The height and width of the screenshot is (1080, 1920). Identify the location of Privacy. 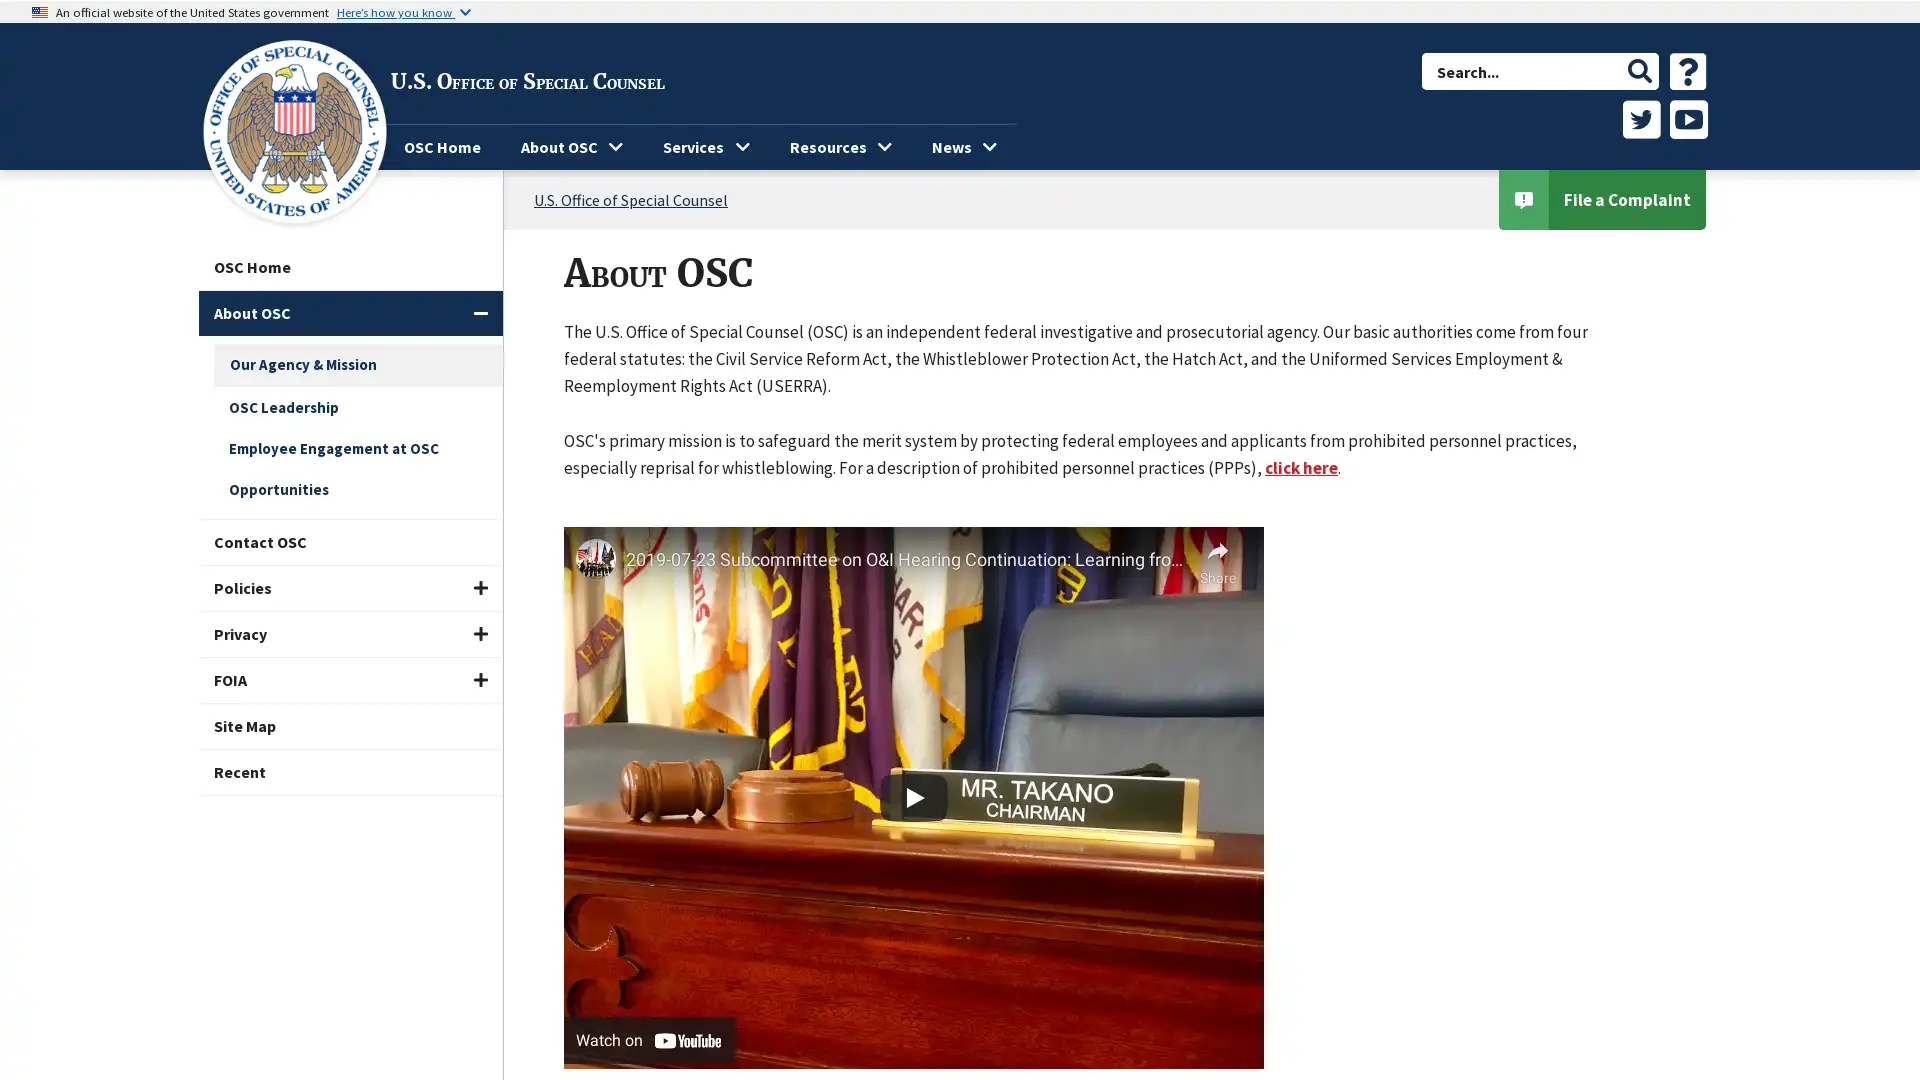
(350, 634).